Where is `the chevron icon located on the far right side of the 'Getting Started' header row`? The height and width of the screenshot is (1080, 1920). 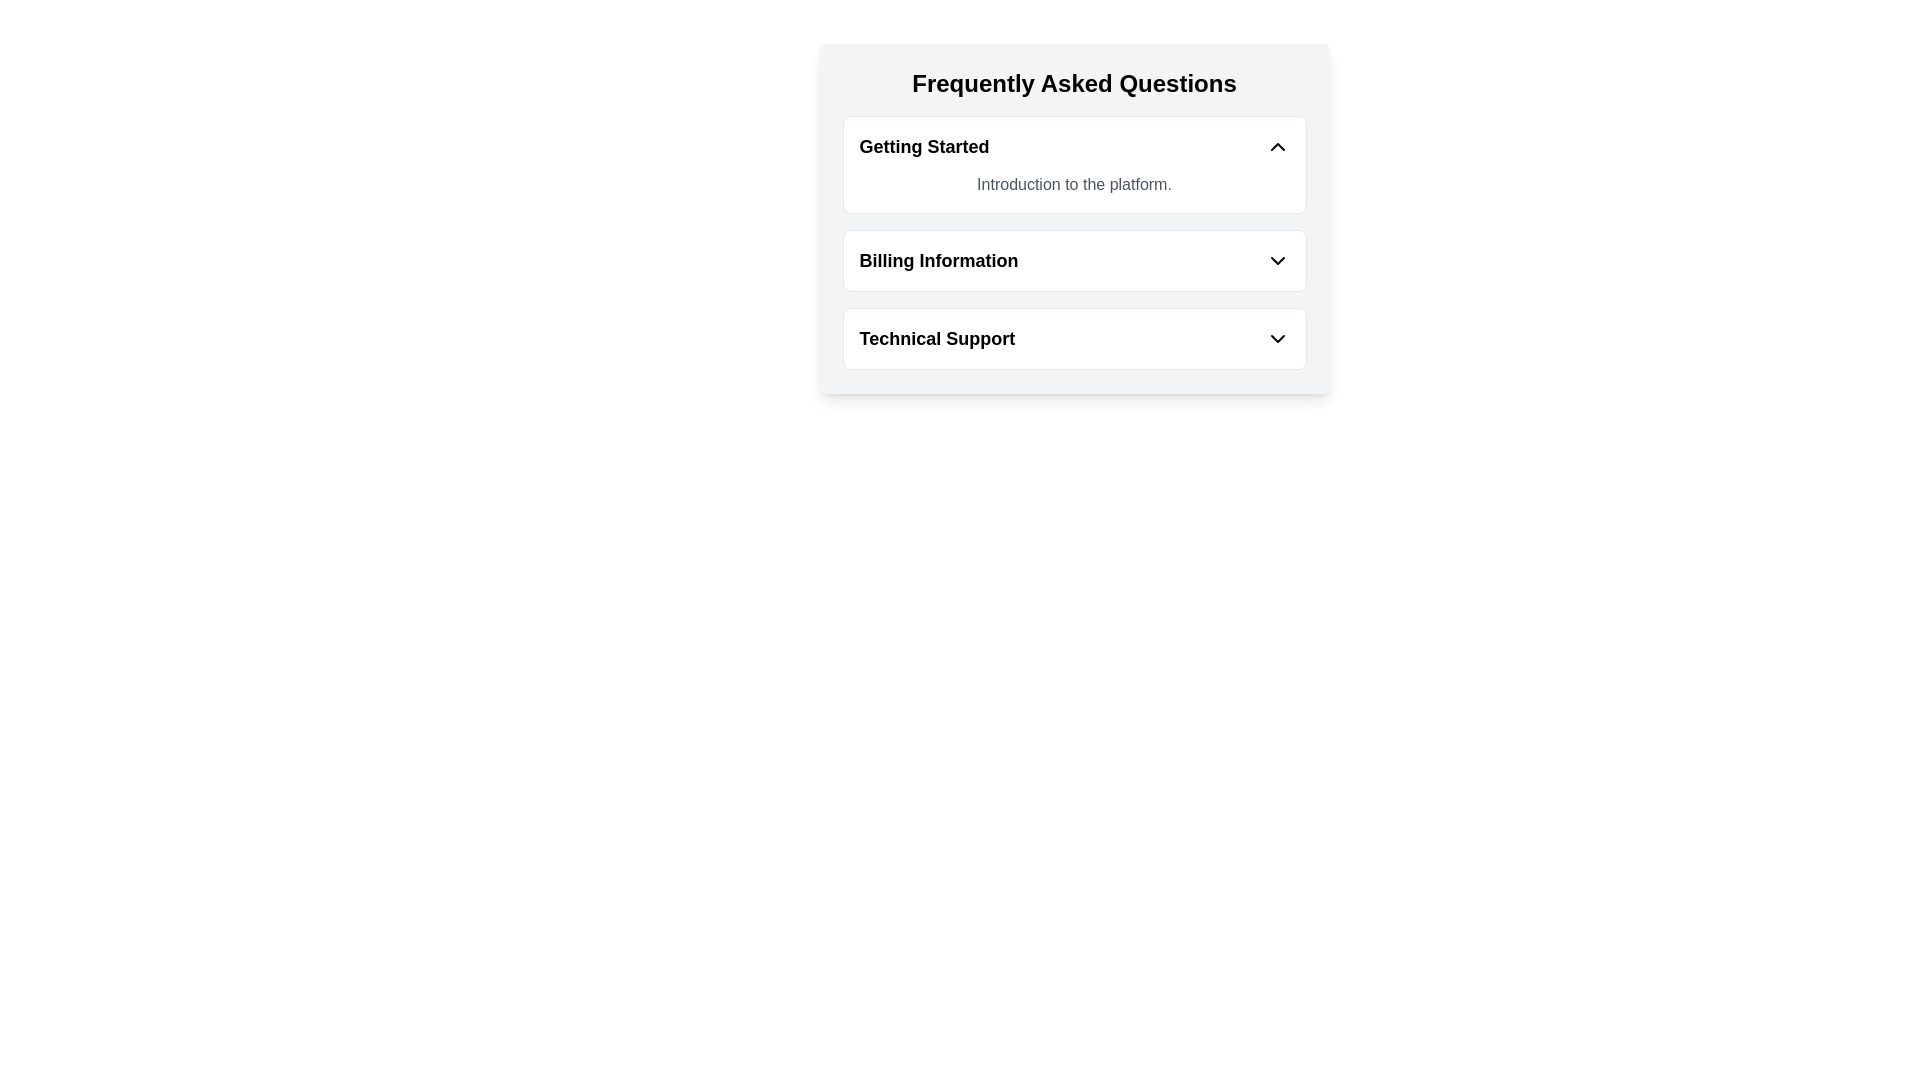
the chevron icon located on the far right side of the 'Getting Started' header row is located at coordinates (1276, 145).